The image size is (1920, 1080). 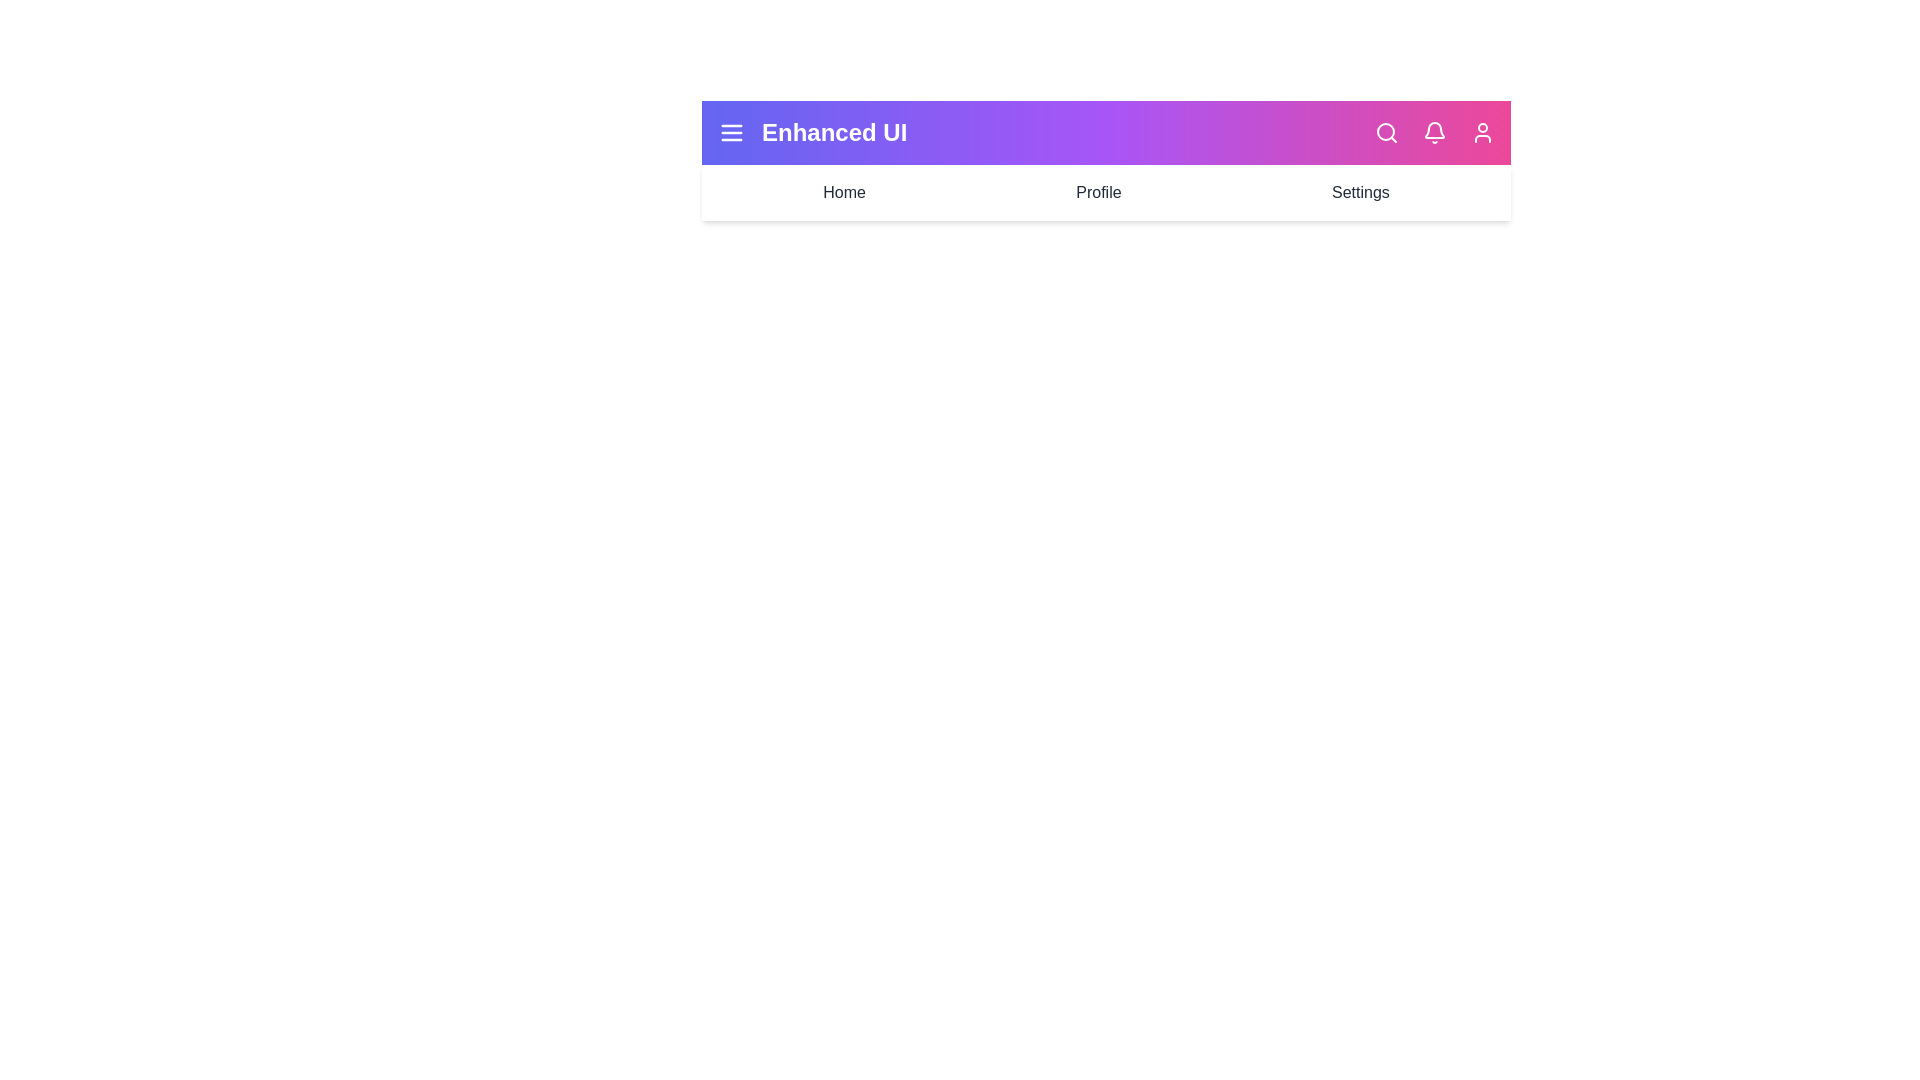 What do you see at coordinates (730, 132) in the screenshot?
I see `the menu icon to toggle the menu visibility` at bounding box center [730, 132].